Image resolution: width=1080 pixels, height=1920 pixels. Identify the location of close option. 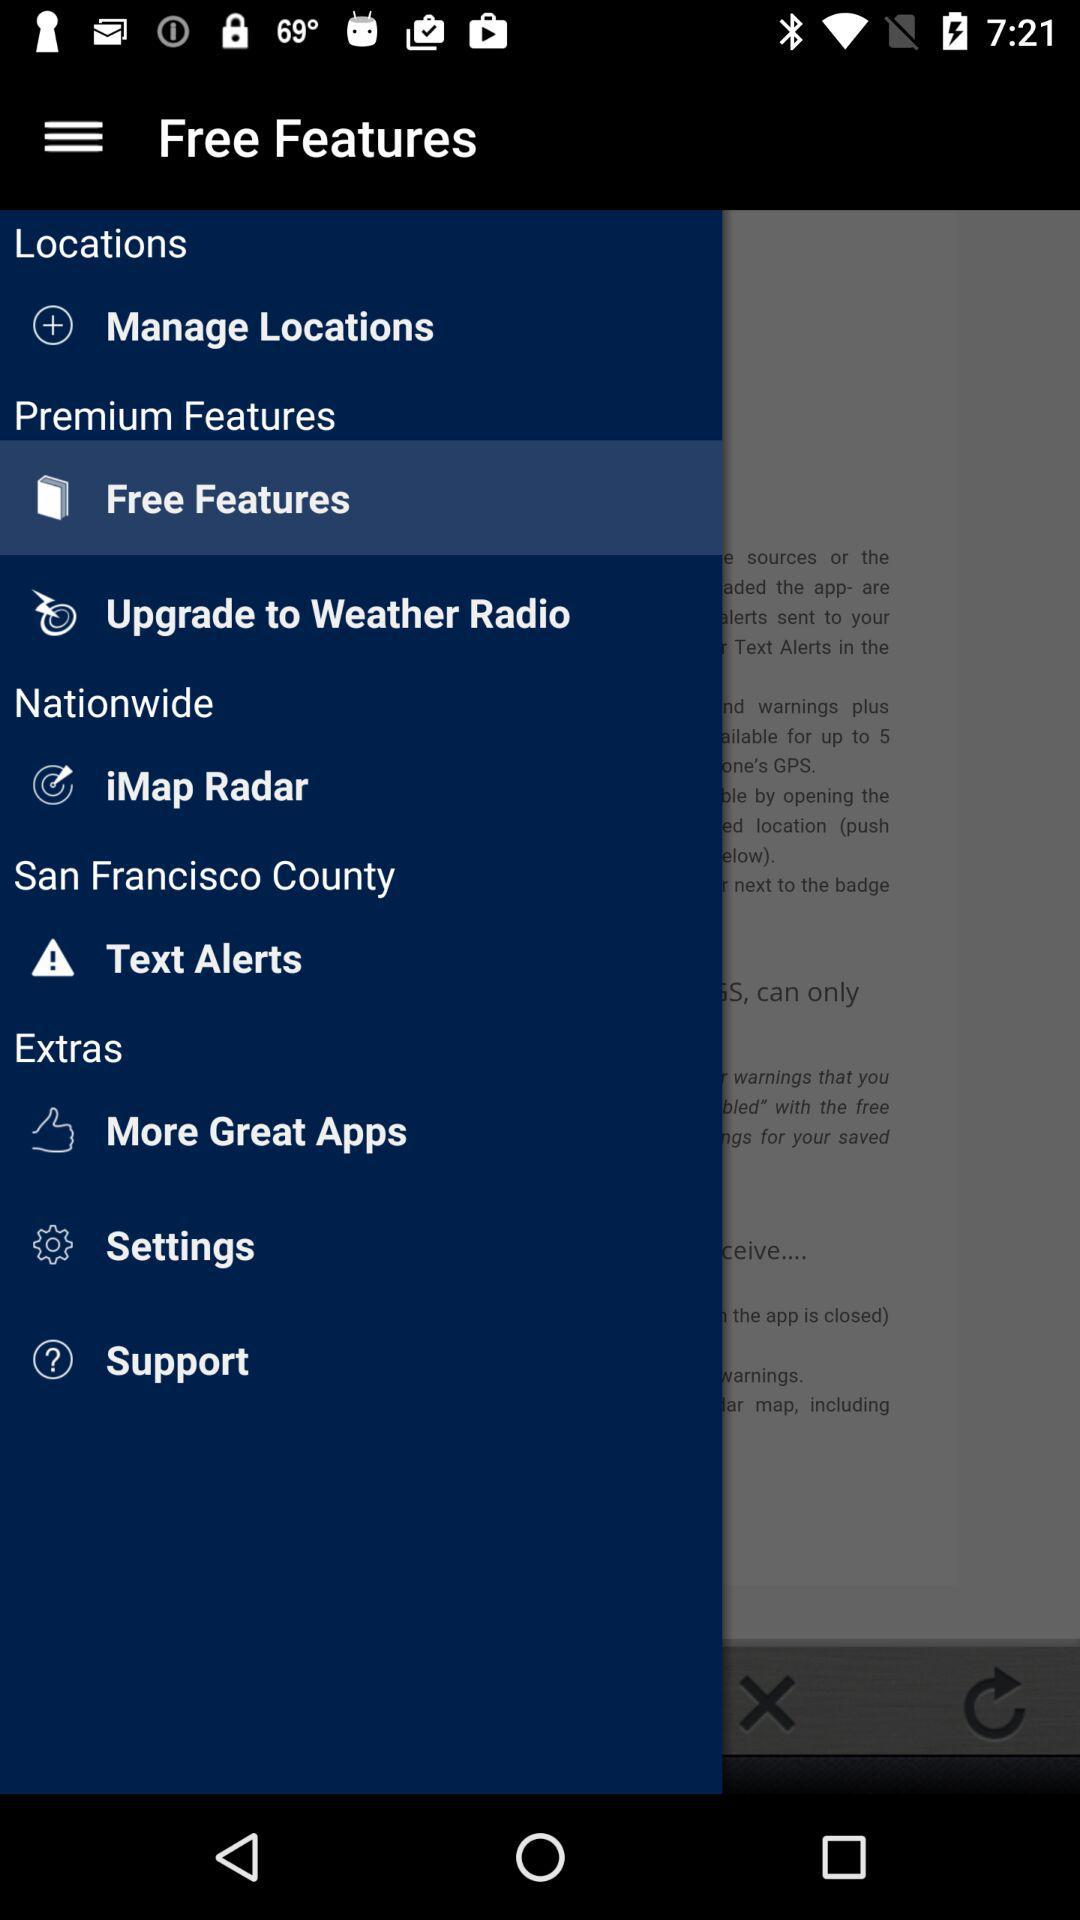
(766, 1702).